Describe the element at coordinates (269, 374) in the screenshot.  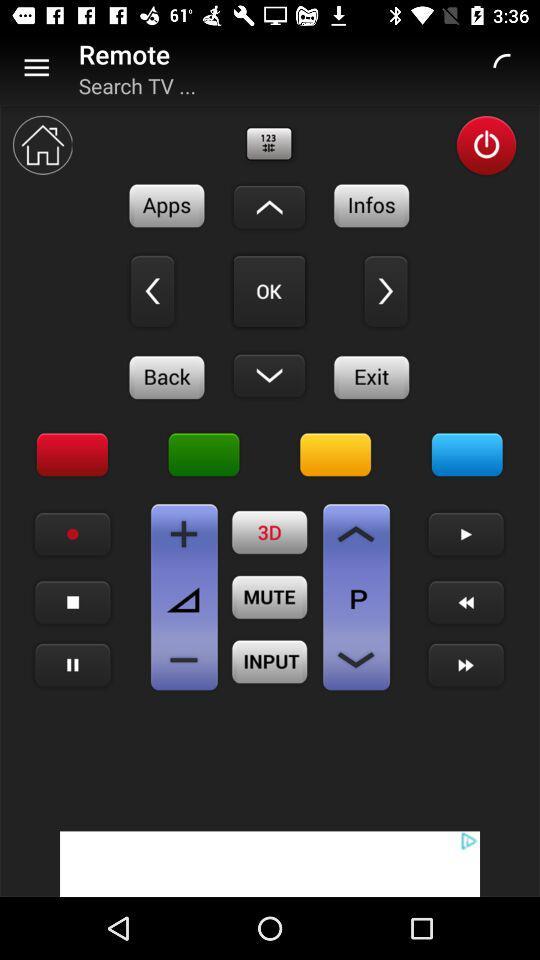
I see `navigation down on remote` at that location.